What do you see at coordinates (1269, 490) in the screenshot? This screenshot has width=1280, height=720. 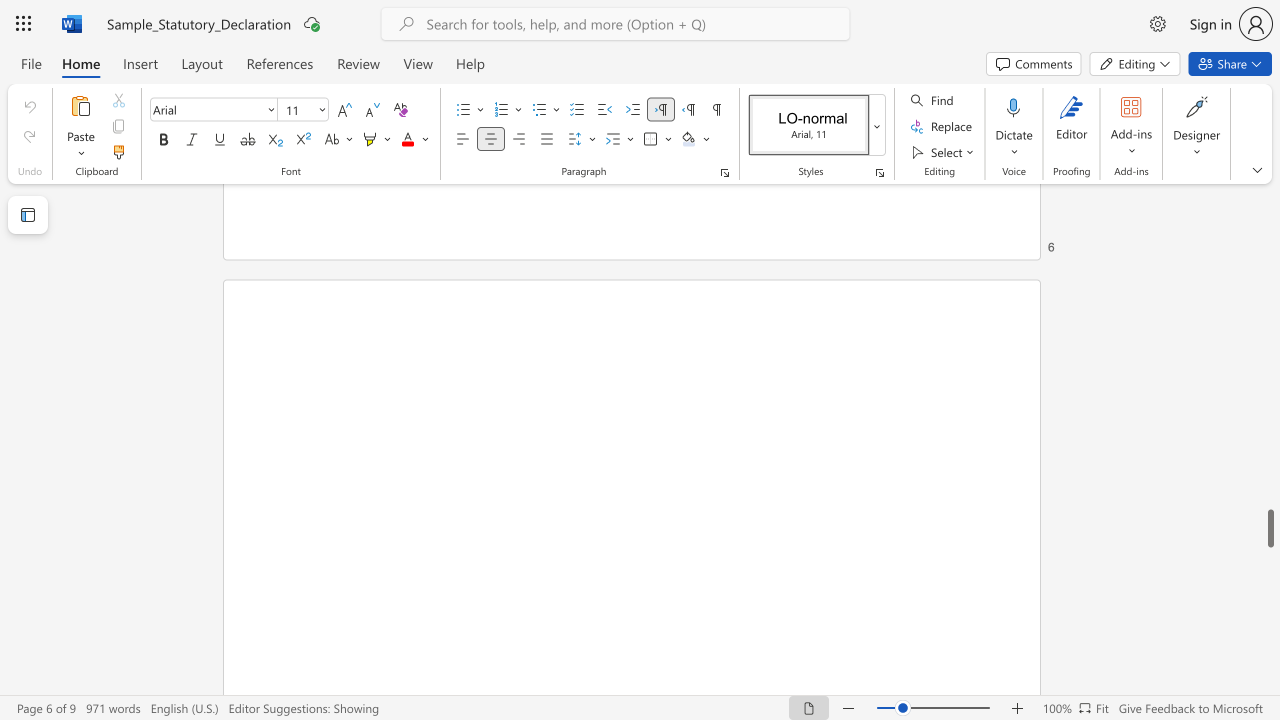 I see `the vertical scrollbar to raise the page content` at bounding box center [1269, 490].